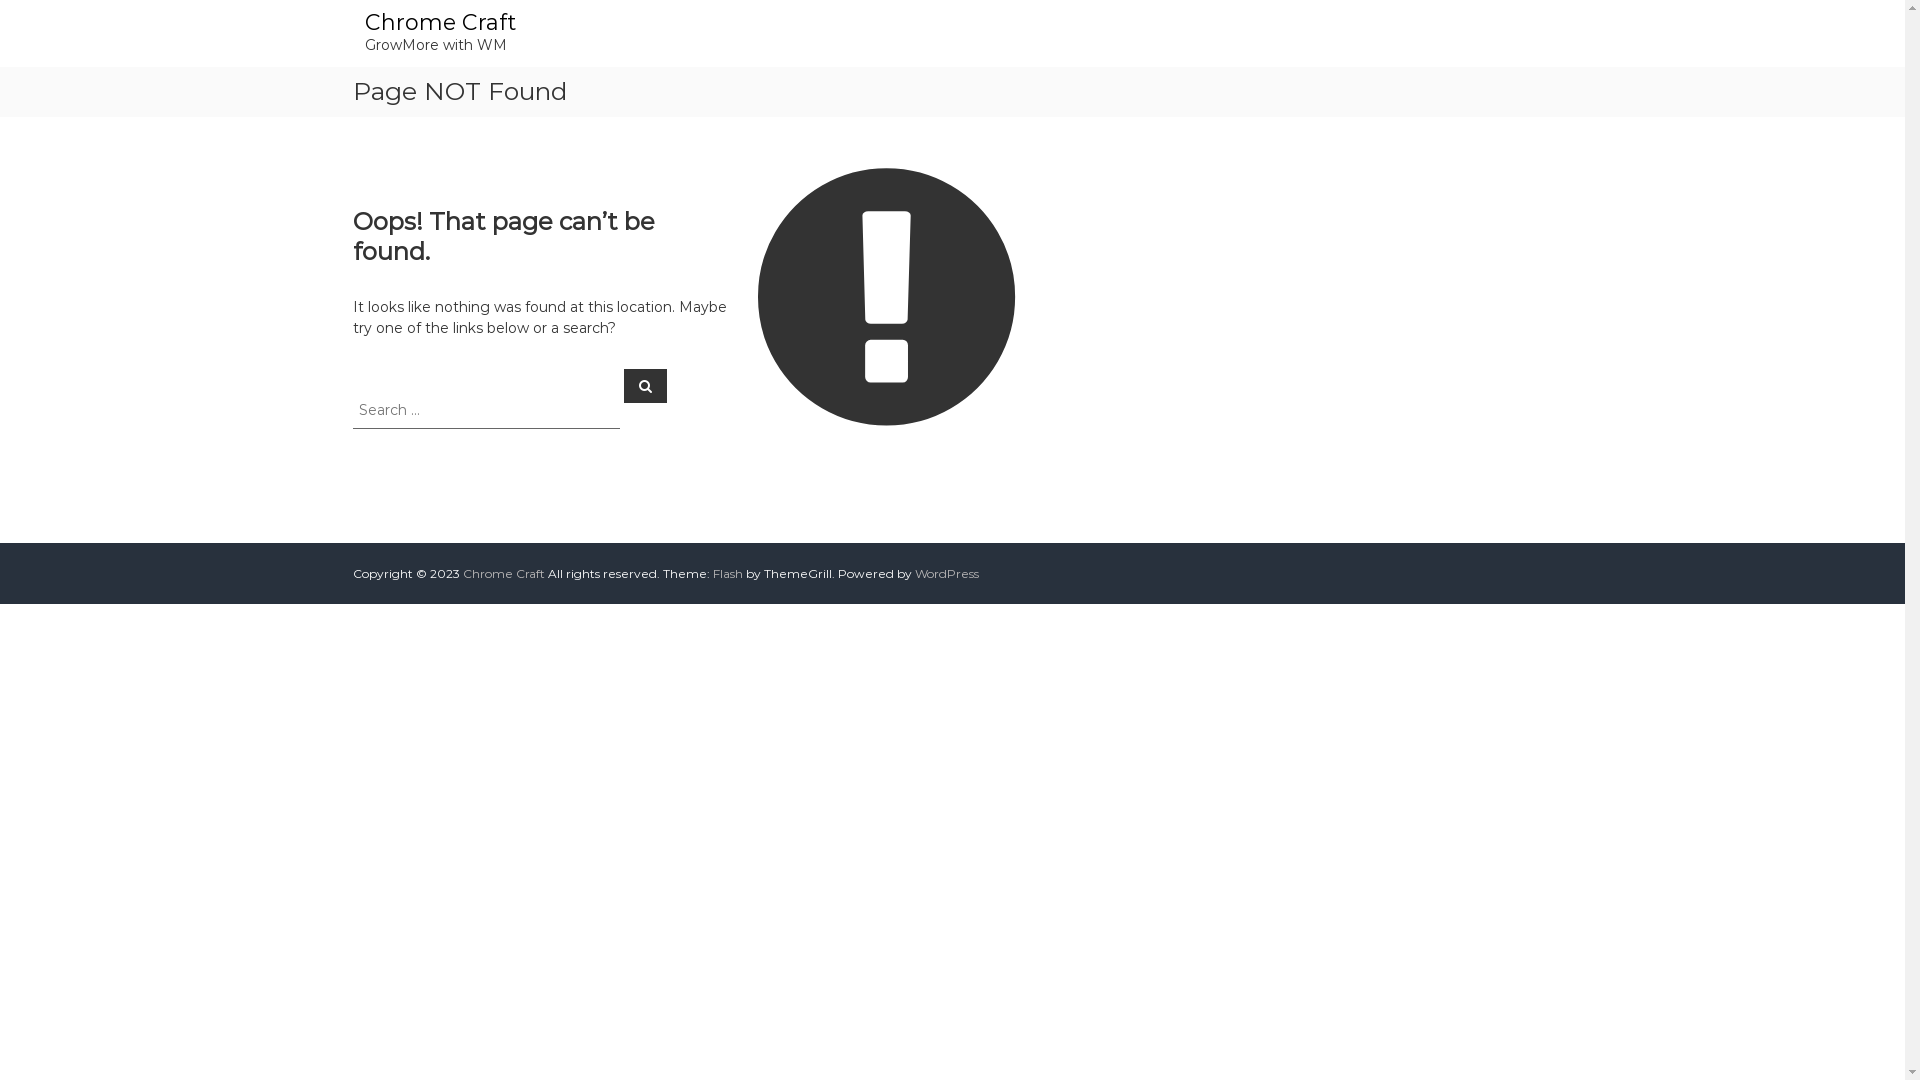  Describe the element at coordinates (944, 573) in the screenshot. I see `'WordPress'` at that location.